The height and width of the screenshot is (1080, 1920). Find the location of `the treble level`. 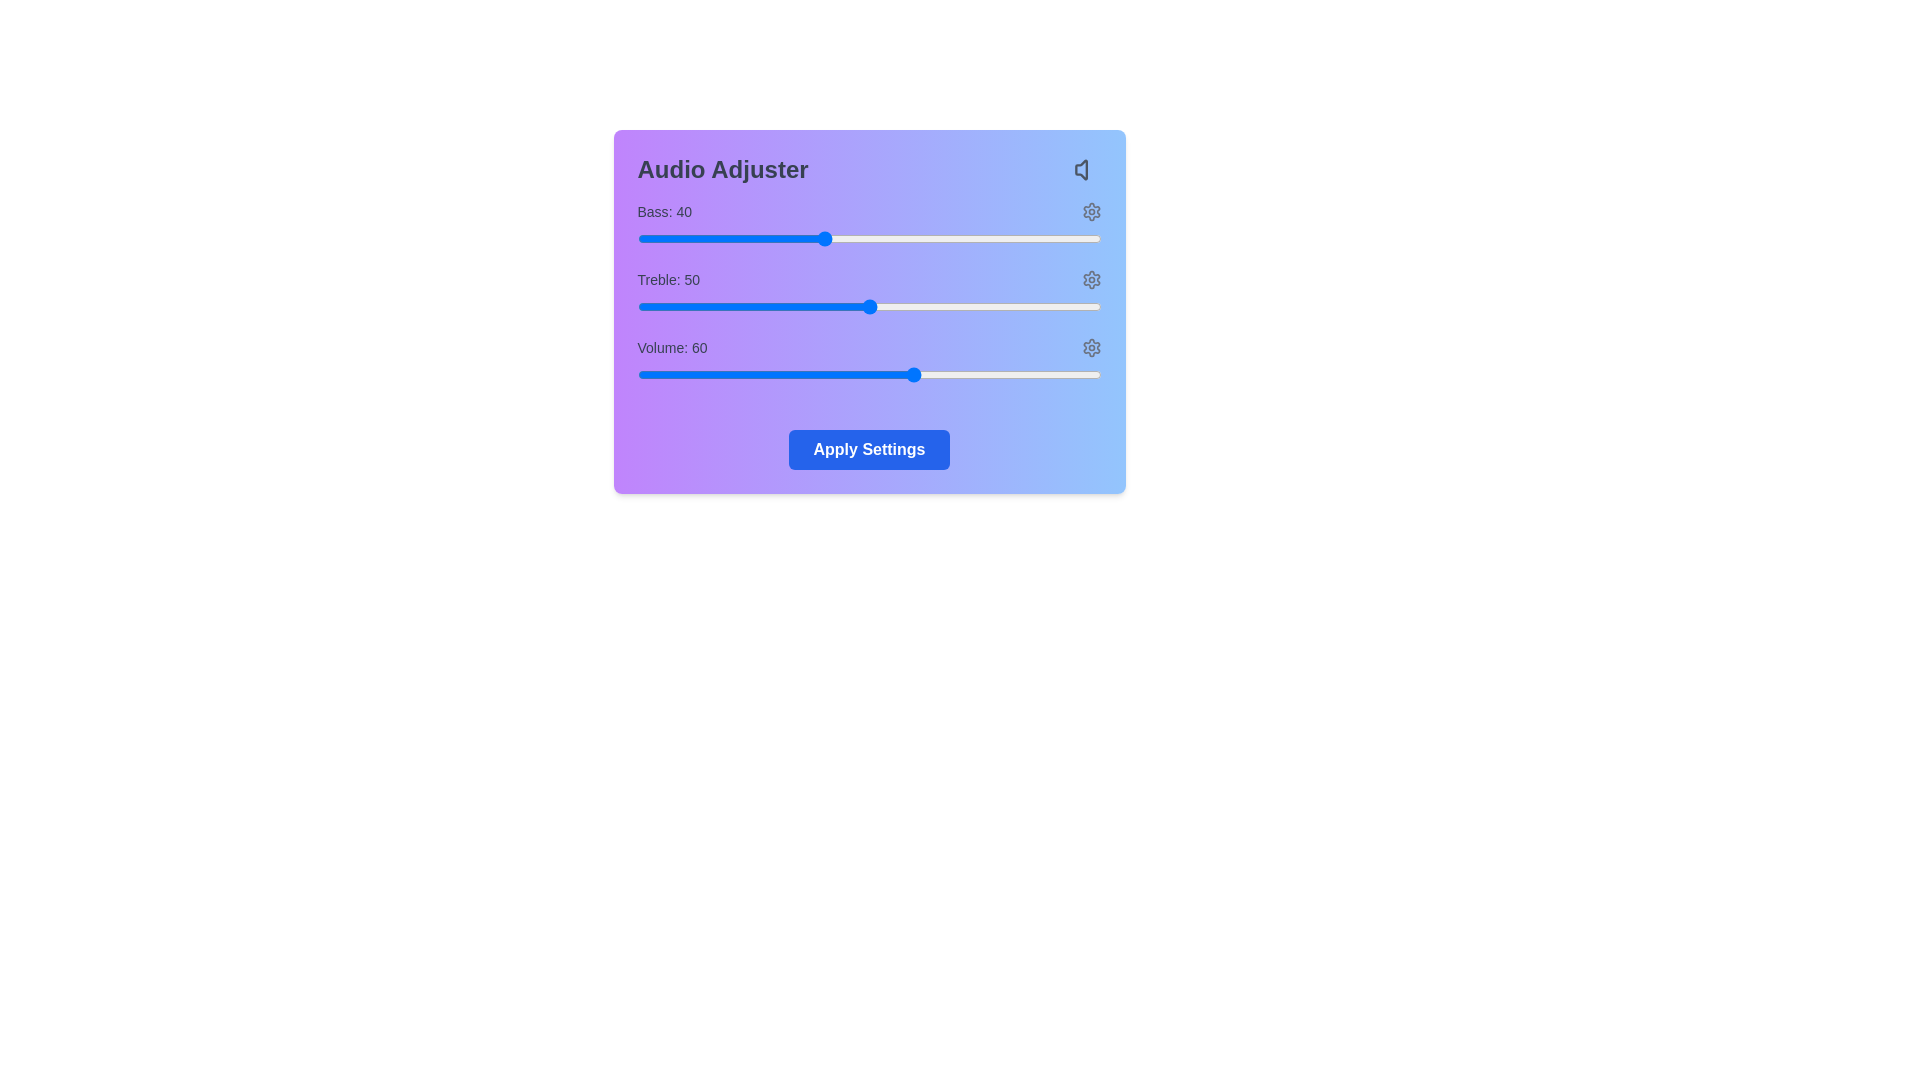

the treble level is located at coordinates (724, 307).